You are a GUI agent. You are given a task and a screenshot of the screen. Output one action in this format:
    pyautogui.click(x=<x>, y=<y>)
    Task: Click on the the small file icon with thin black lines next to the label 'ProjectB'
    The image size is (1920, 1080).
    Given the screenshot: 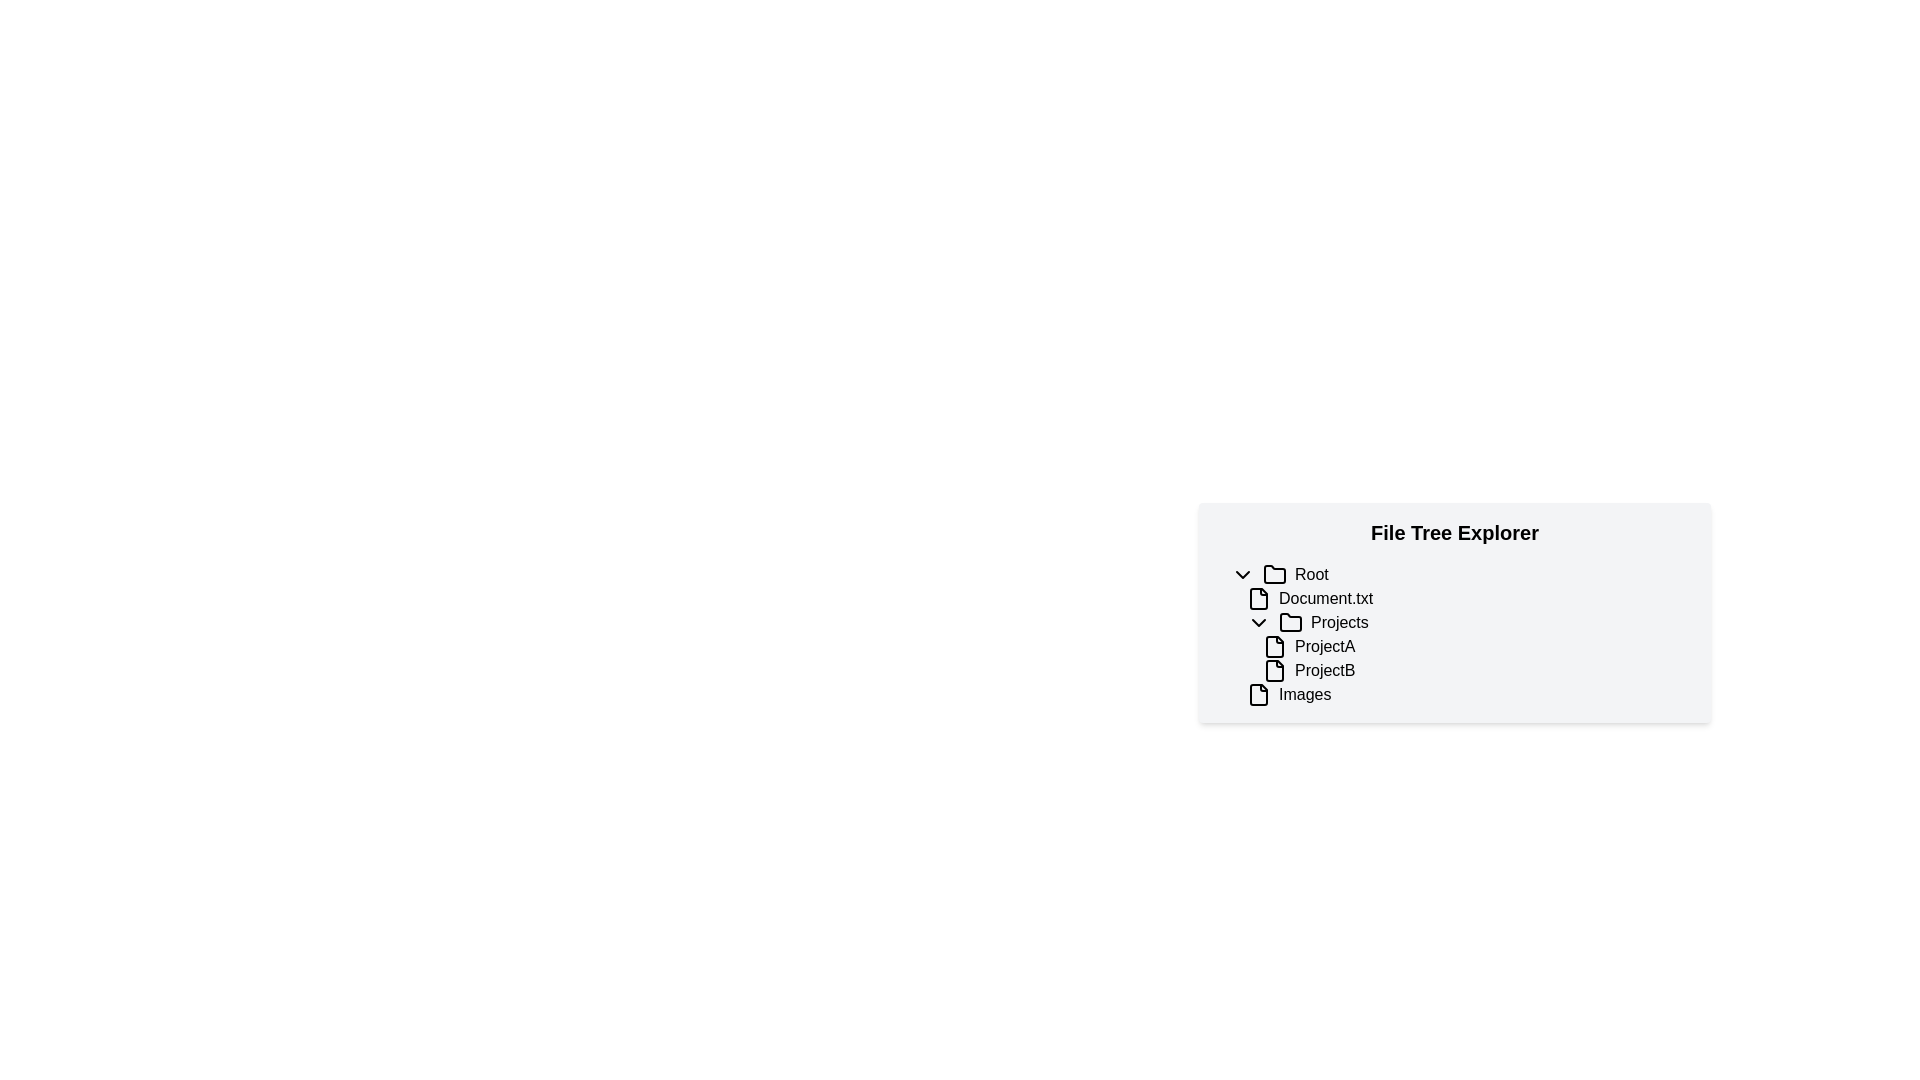 What is the action you would take?
    pyautogui.click(x=1274, y=671)
    